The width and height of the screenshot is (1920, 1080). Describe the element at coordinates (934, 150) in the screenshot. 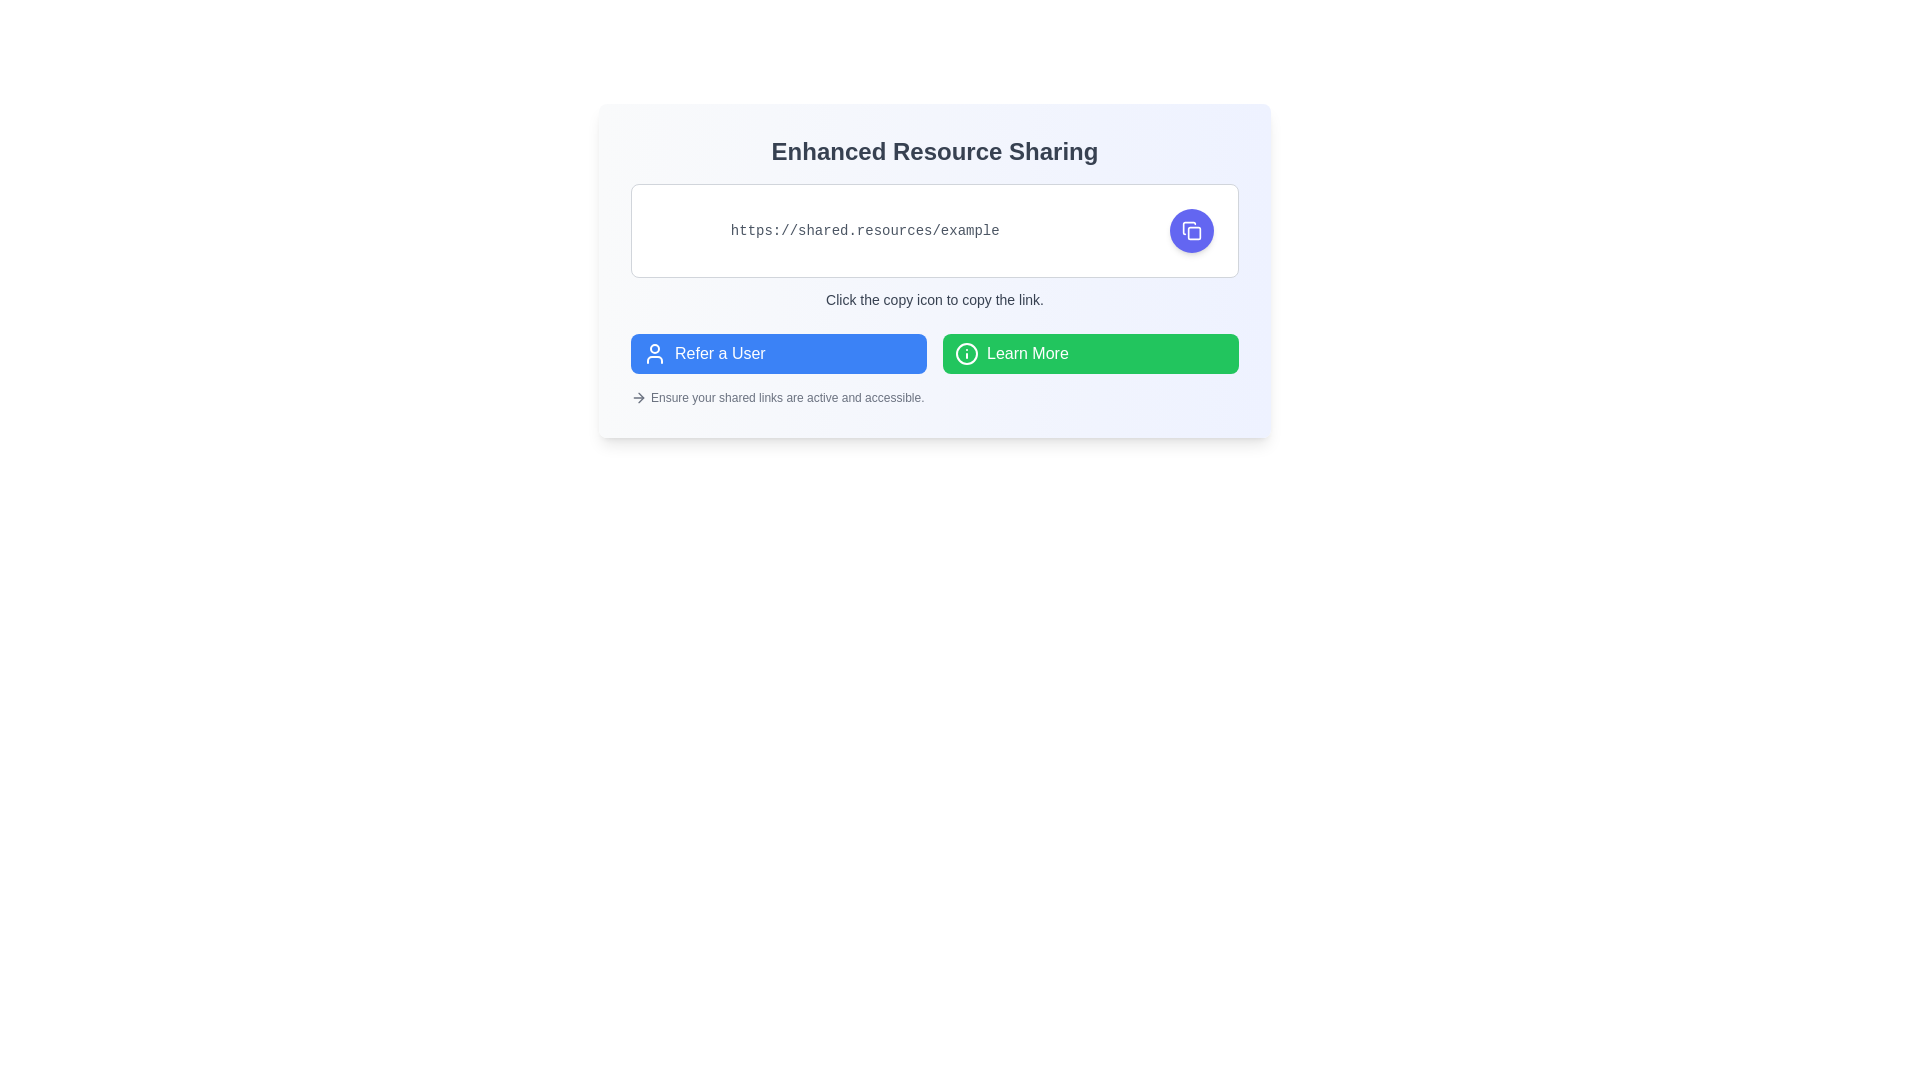

I see `the text element displaying 'Enhanced Resource Sharing', which is styled in a bold 2xl serif font and centered within a gradient background` at that location.